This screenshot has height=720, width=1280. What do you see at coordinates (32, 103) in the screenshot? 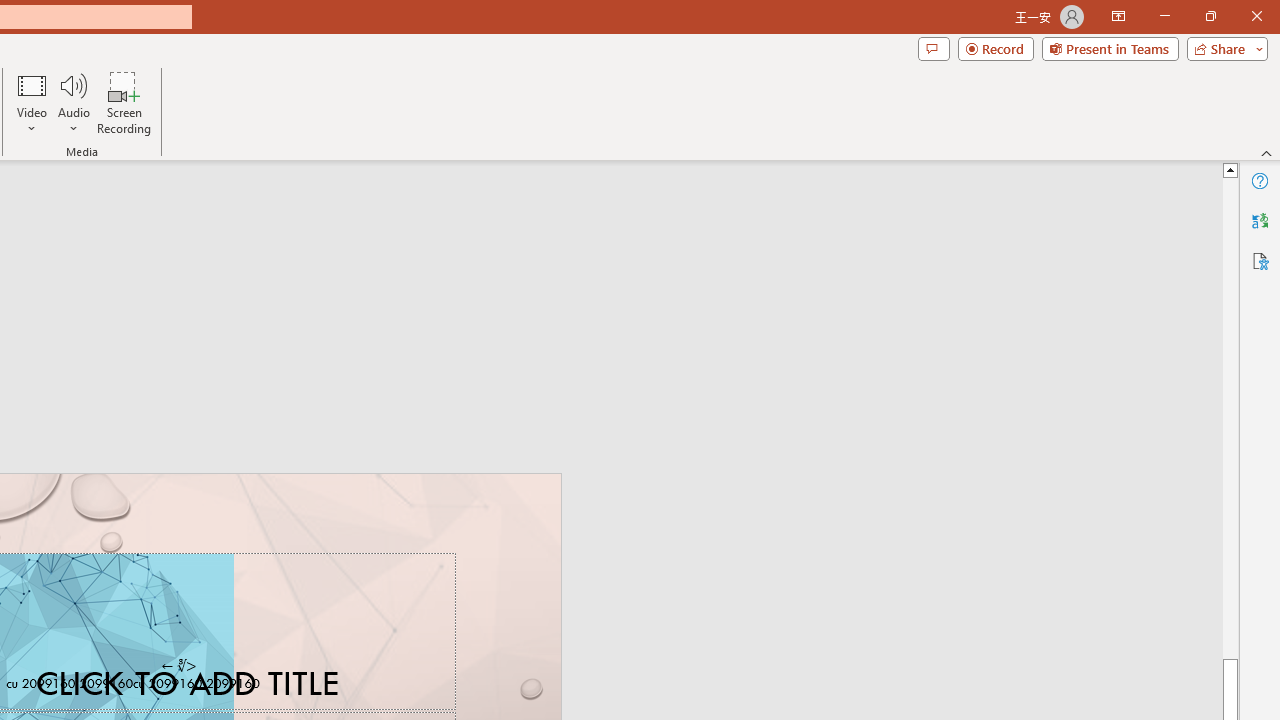
I see `'Video'` at bounding box center [32, 103].